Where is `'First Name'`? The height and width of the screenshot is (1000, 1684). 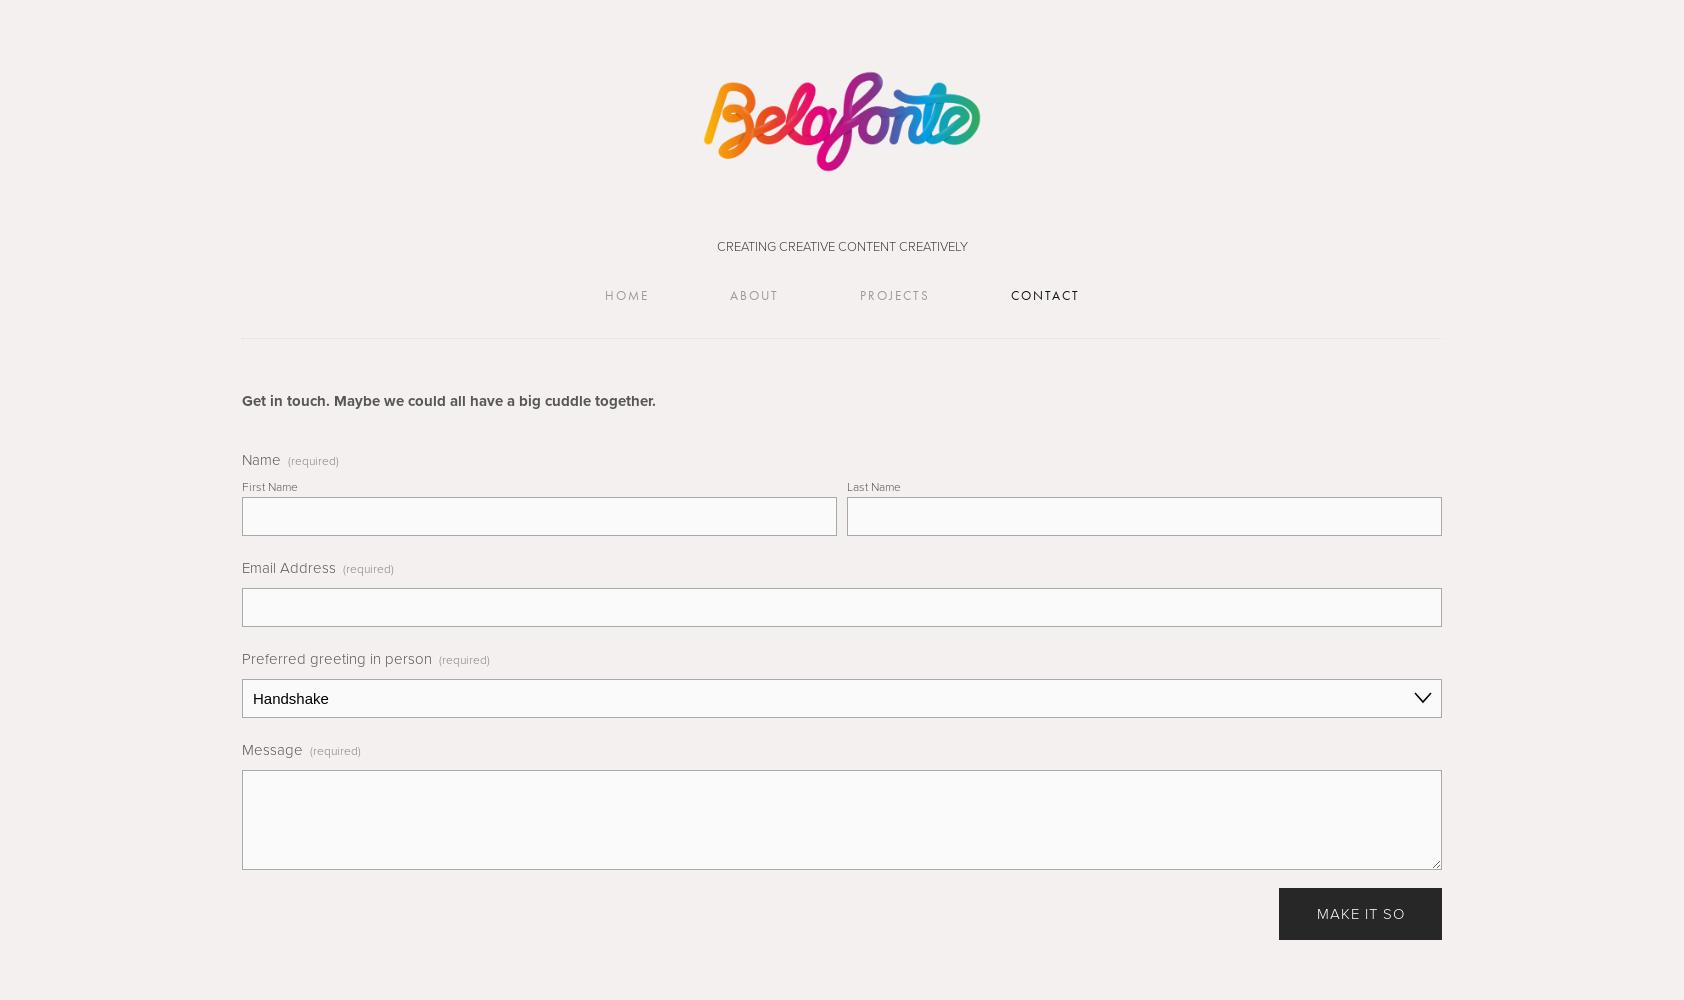
'First Name' is located at coordinates (241, 485).